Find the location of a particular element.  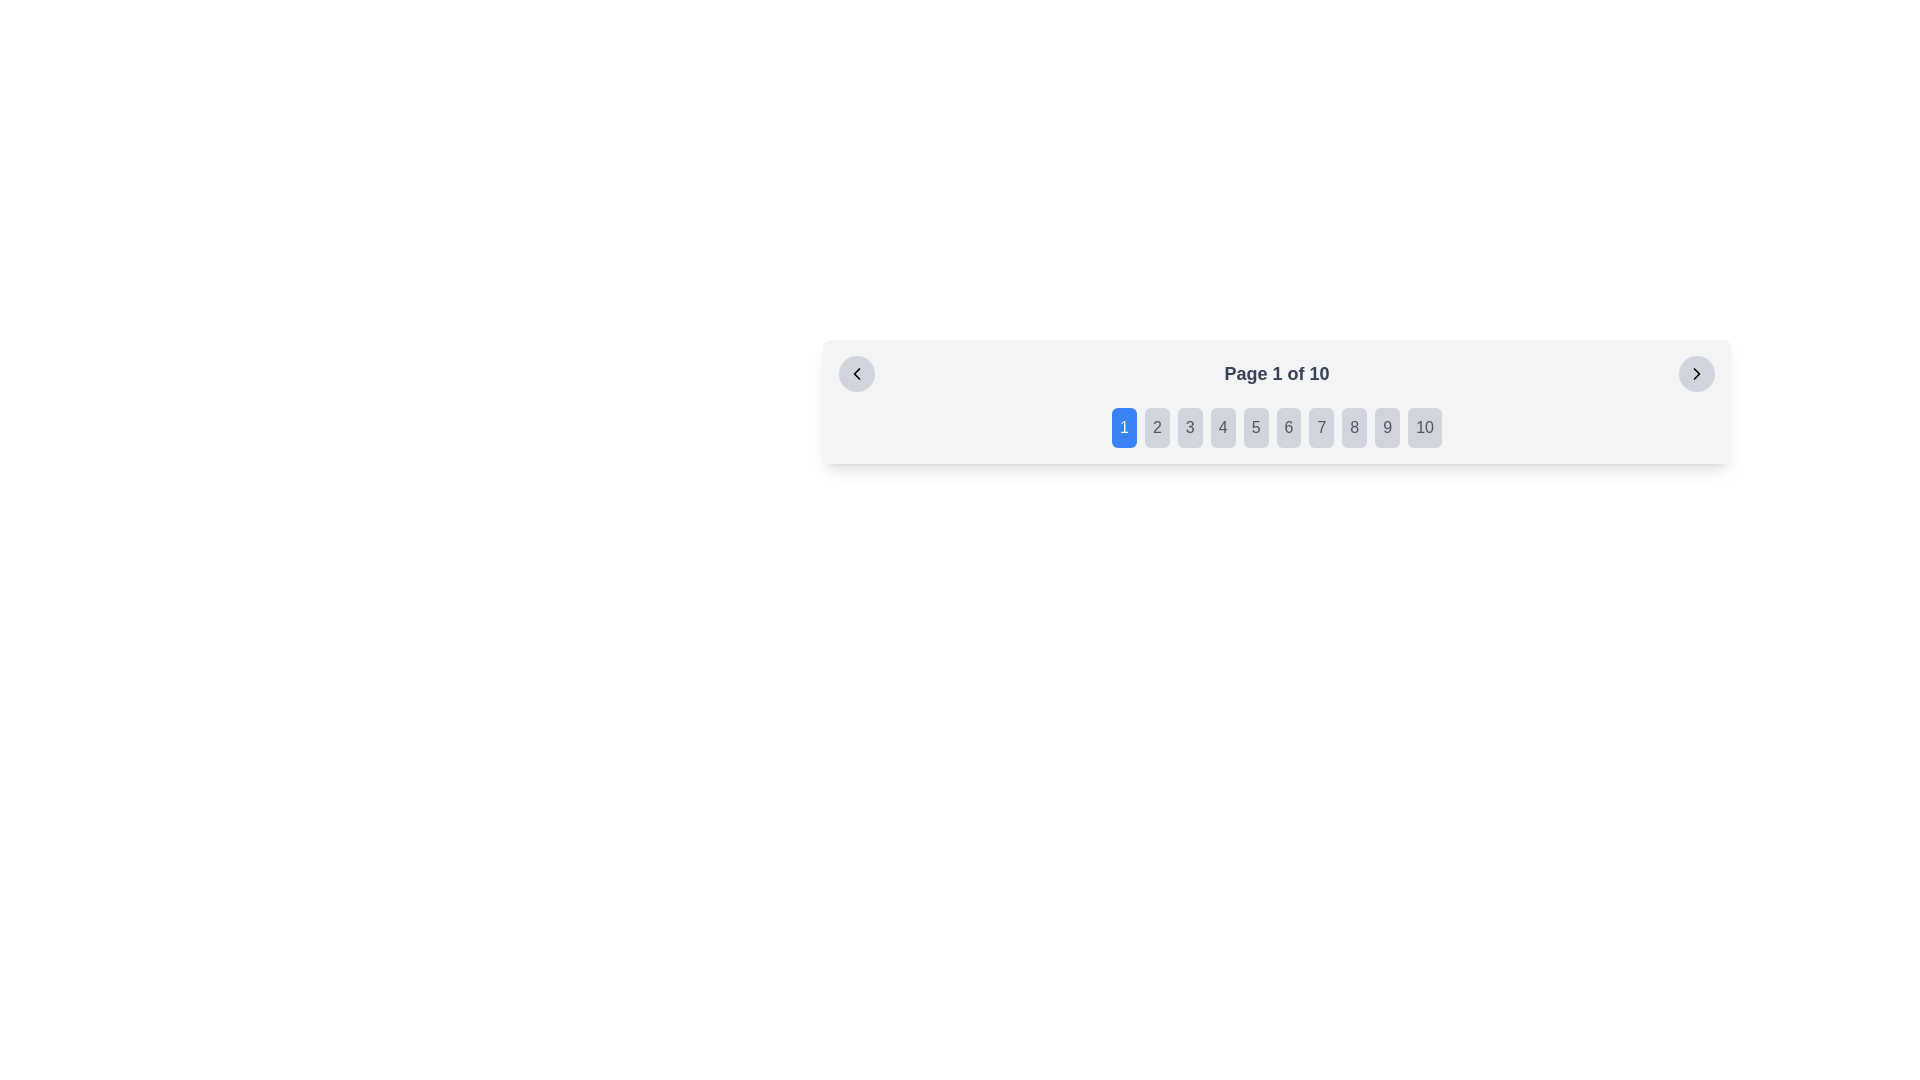

the first button in the pagination bar is located at coordinates (1124, 427).